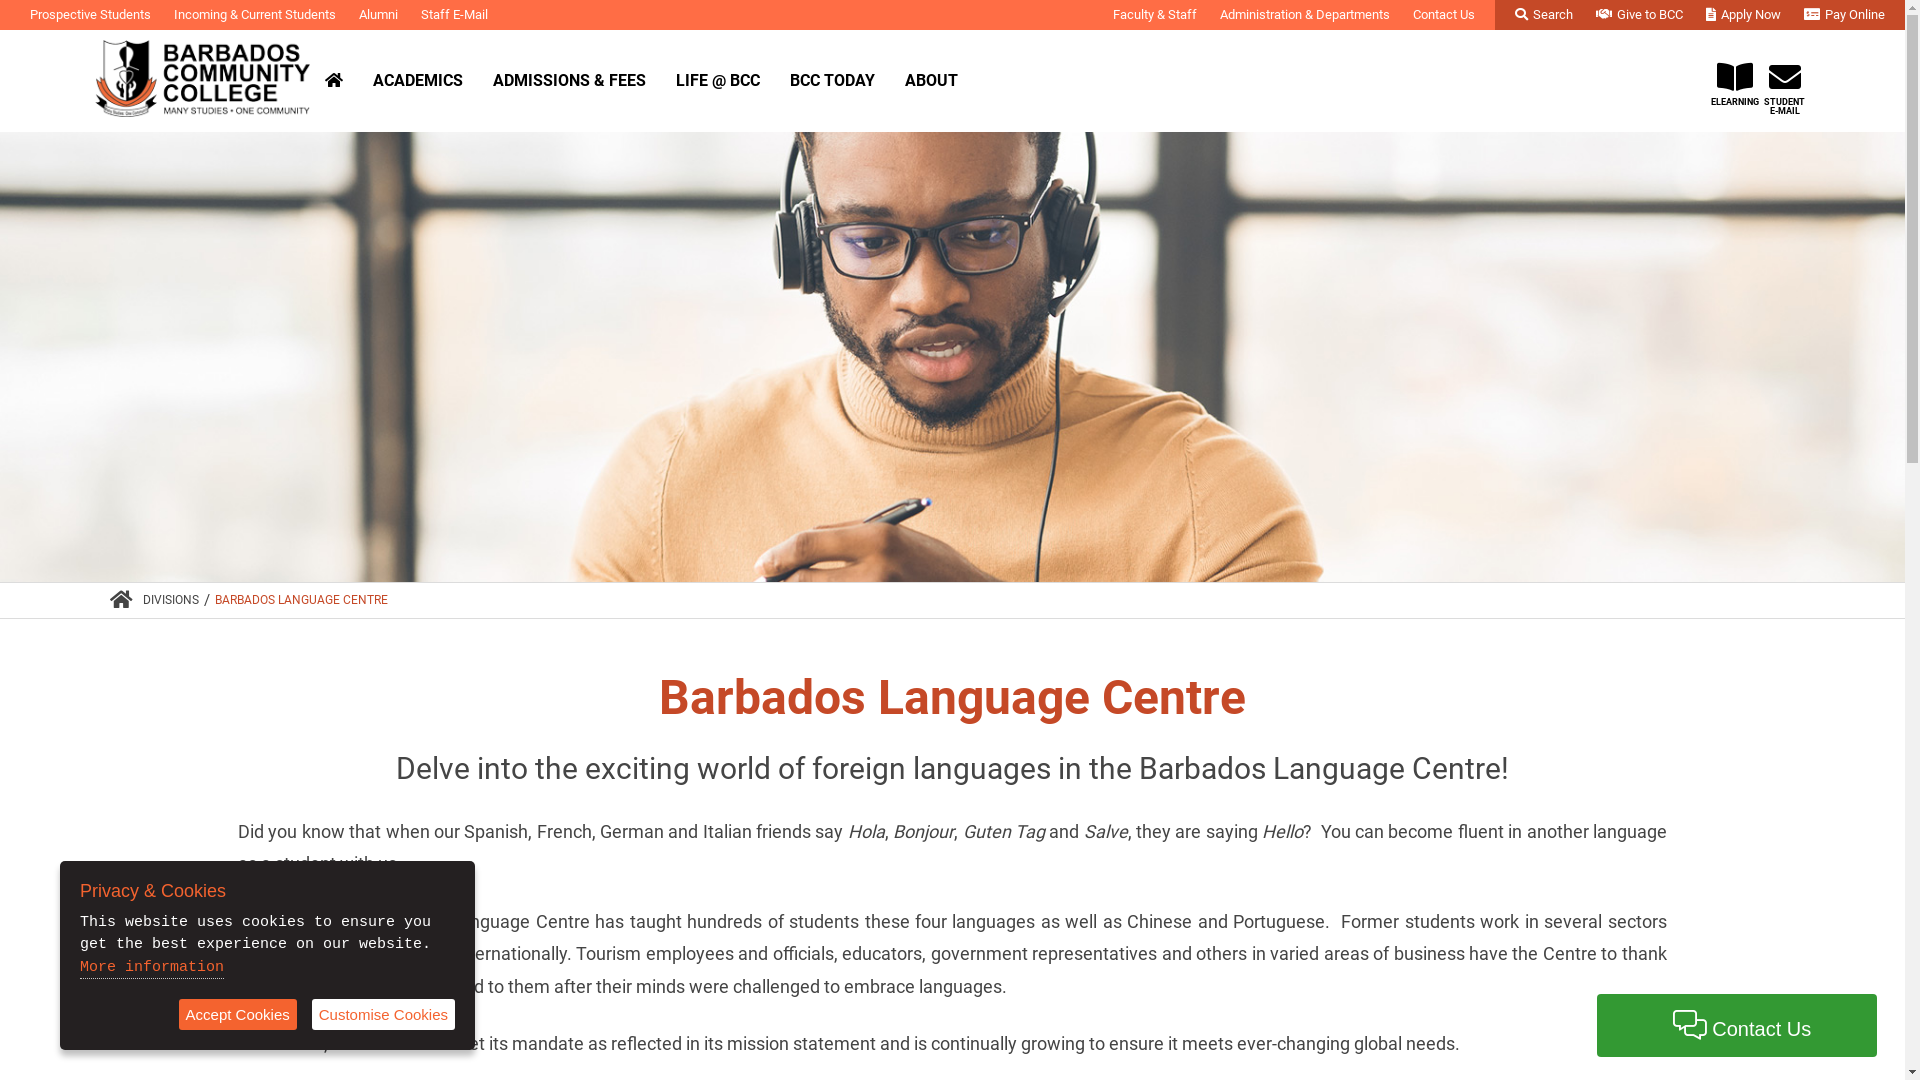 The image size is (1920, 1080). What do you see at coordinates (1785, 76) in the screenshot?
I see `'STUDENT E-MAIL'` at bounding box center [1785, 76].